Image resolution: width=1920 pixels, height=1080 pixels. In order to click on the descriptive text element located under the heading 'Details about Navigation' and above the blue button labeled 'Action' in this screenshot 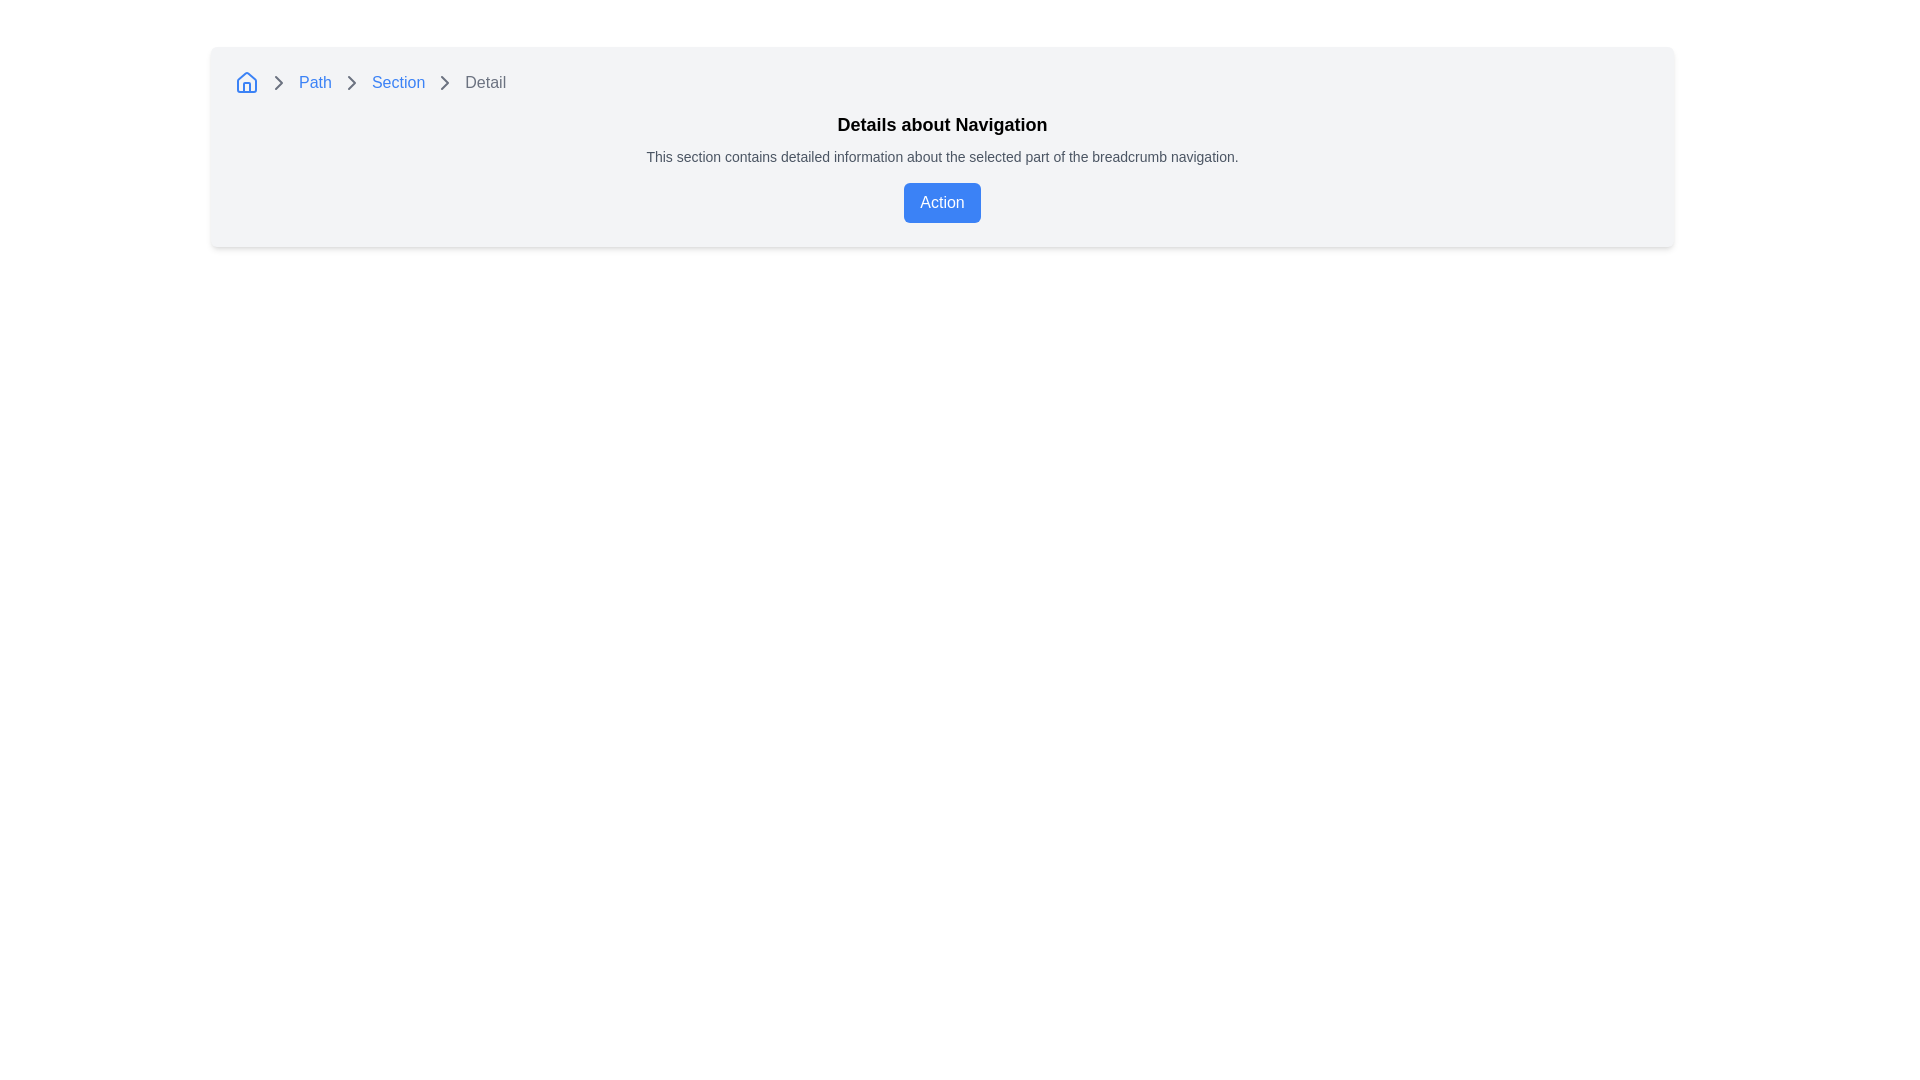, I will do `click(941, 156)`.